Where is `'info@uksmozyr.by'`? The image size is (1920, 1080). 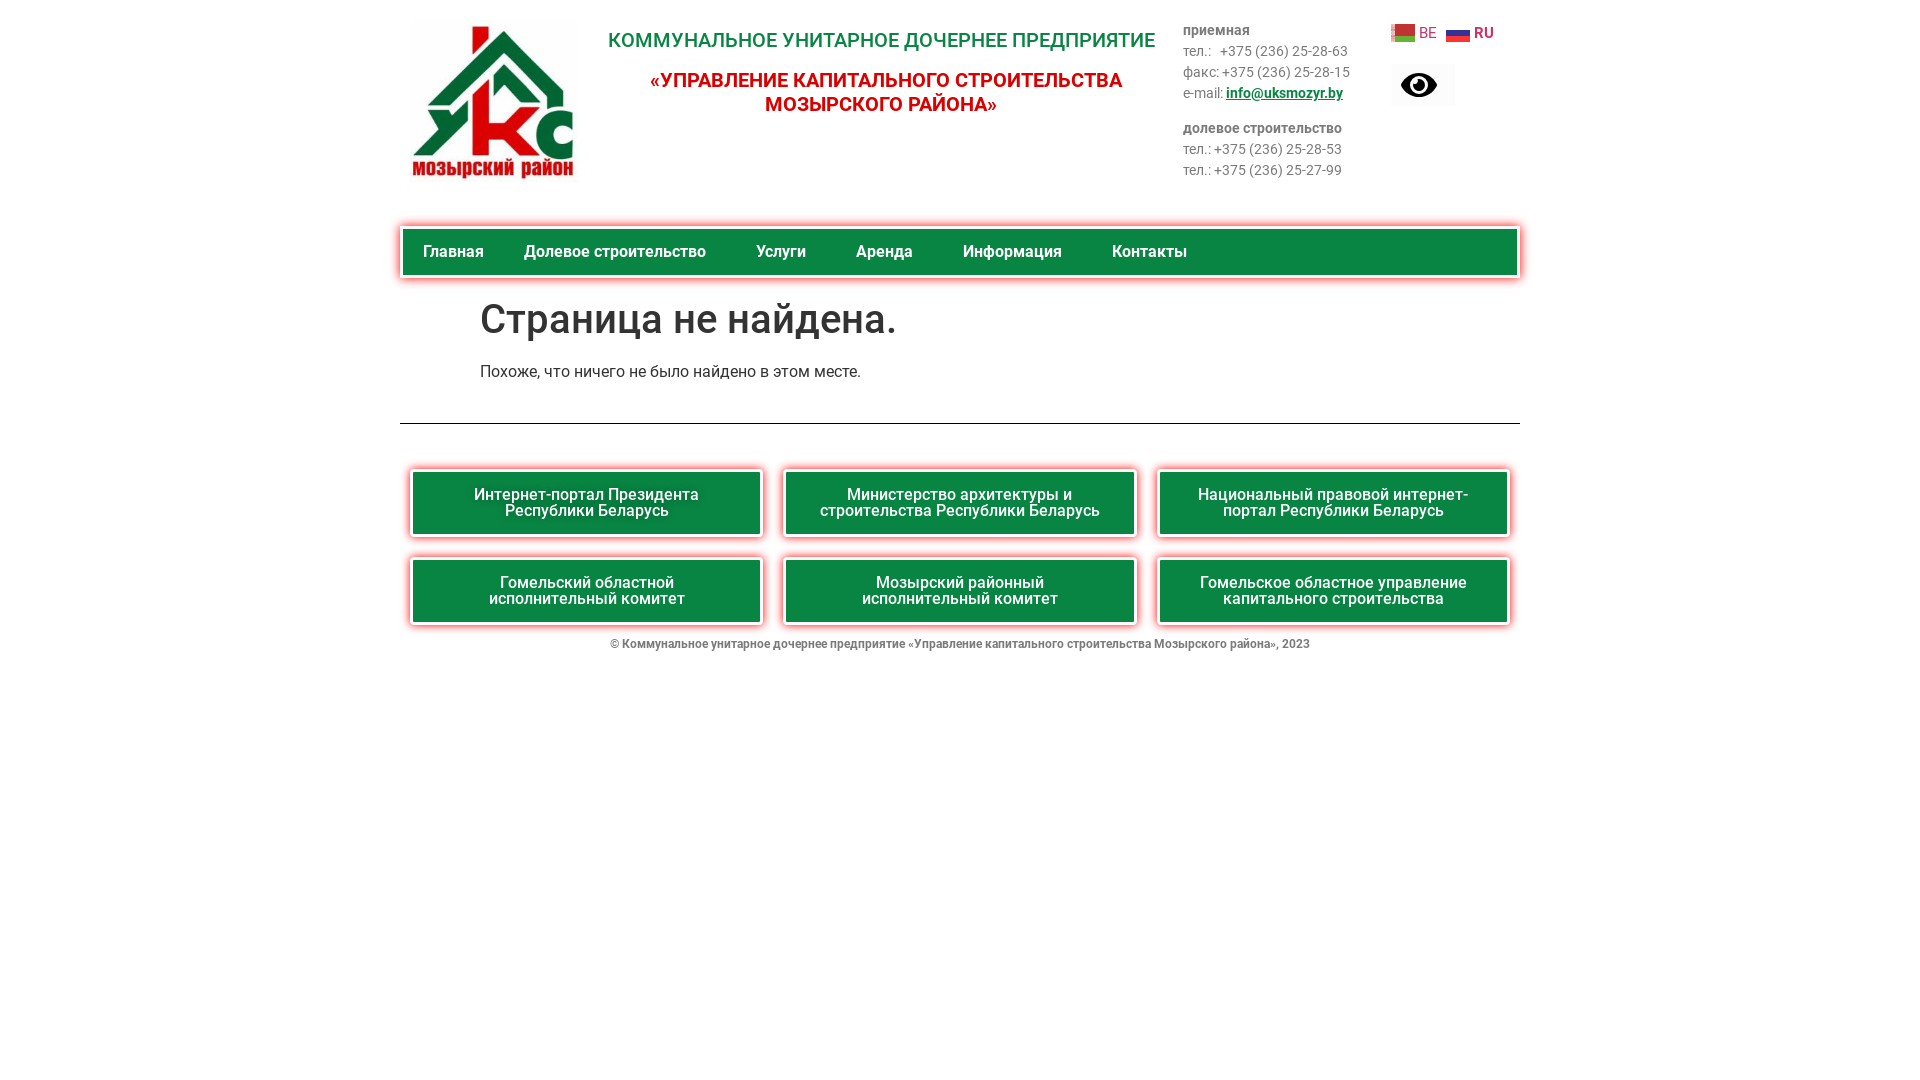 'info@uksmozyr.by' is located at coordinates (1284, 92).